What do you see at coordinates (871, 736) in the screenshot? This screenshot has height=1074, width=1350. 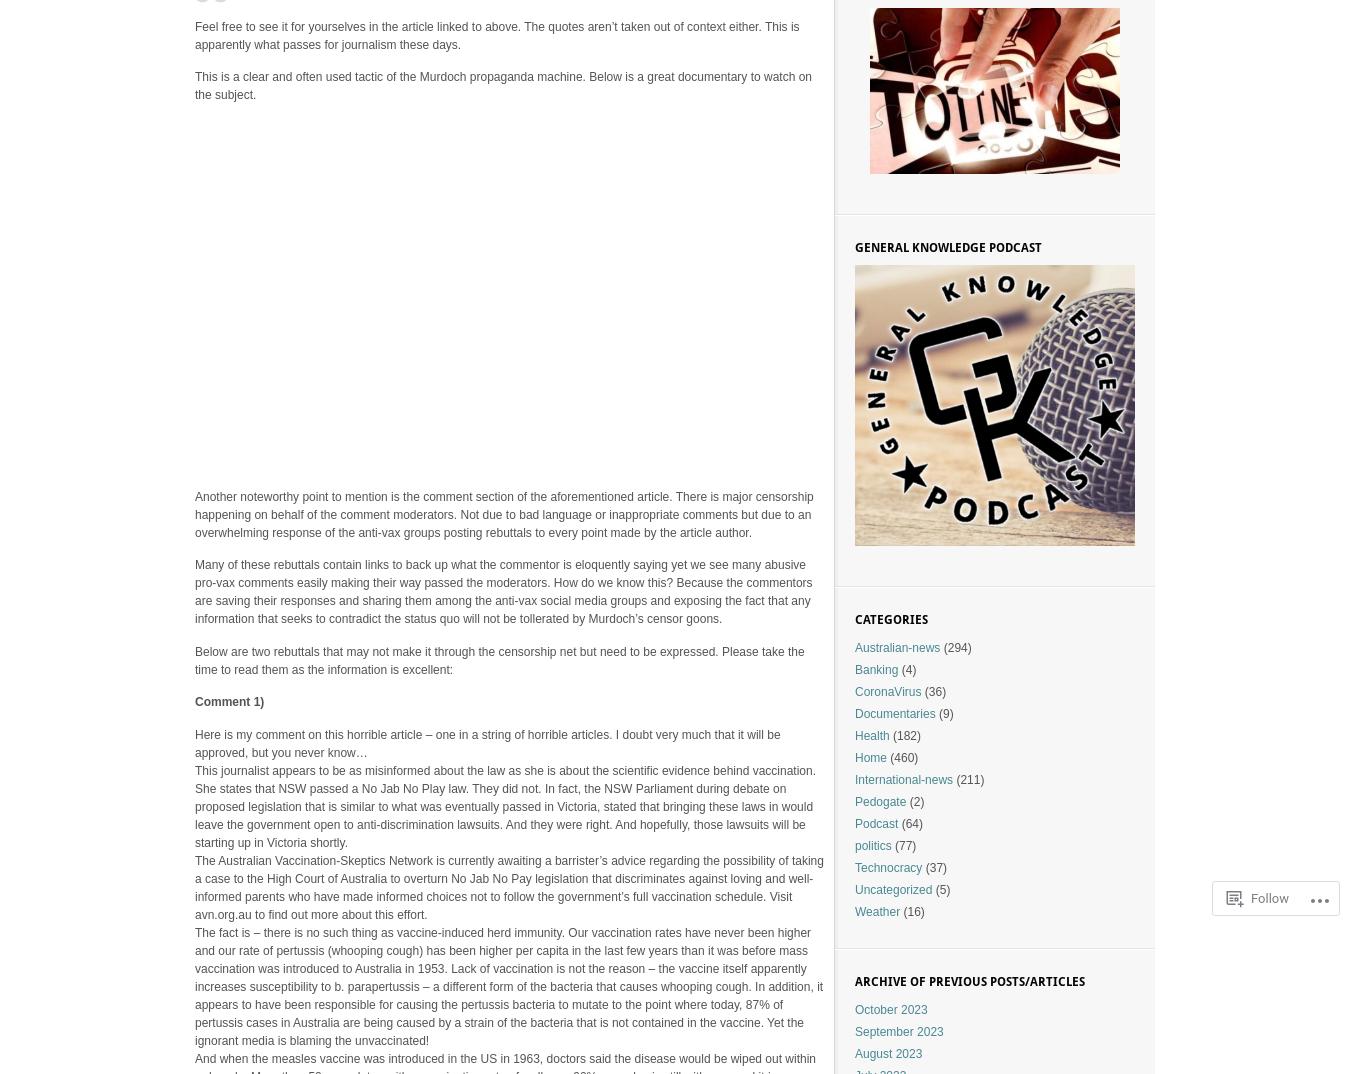 I see `'Health'` at bounding box center [871, 736].